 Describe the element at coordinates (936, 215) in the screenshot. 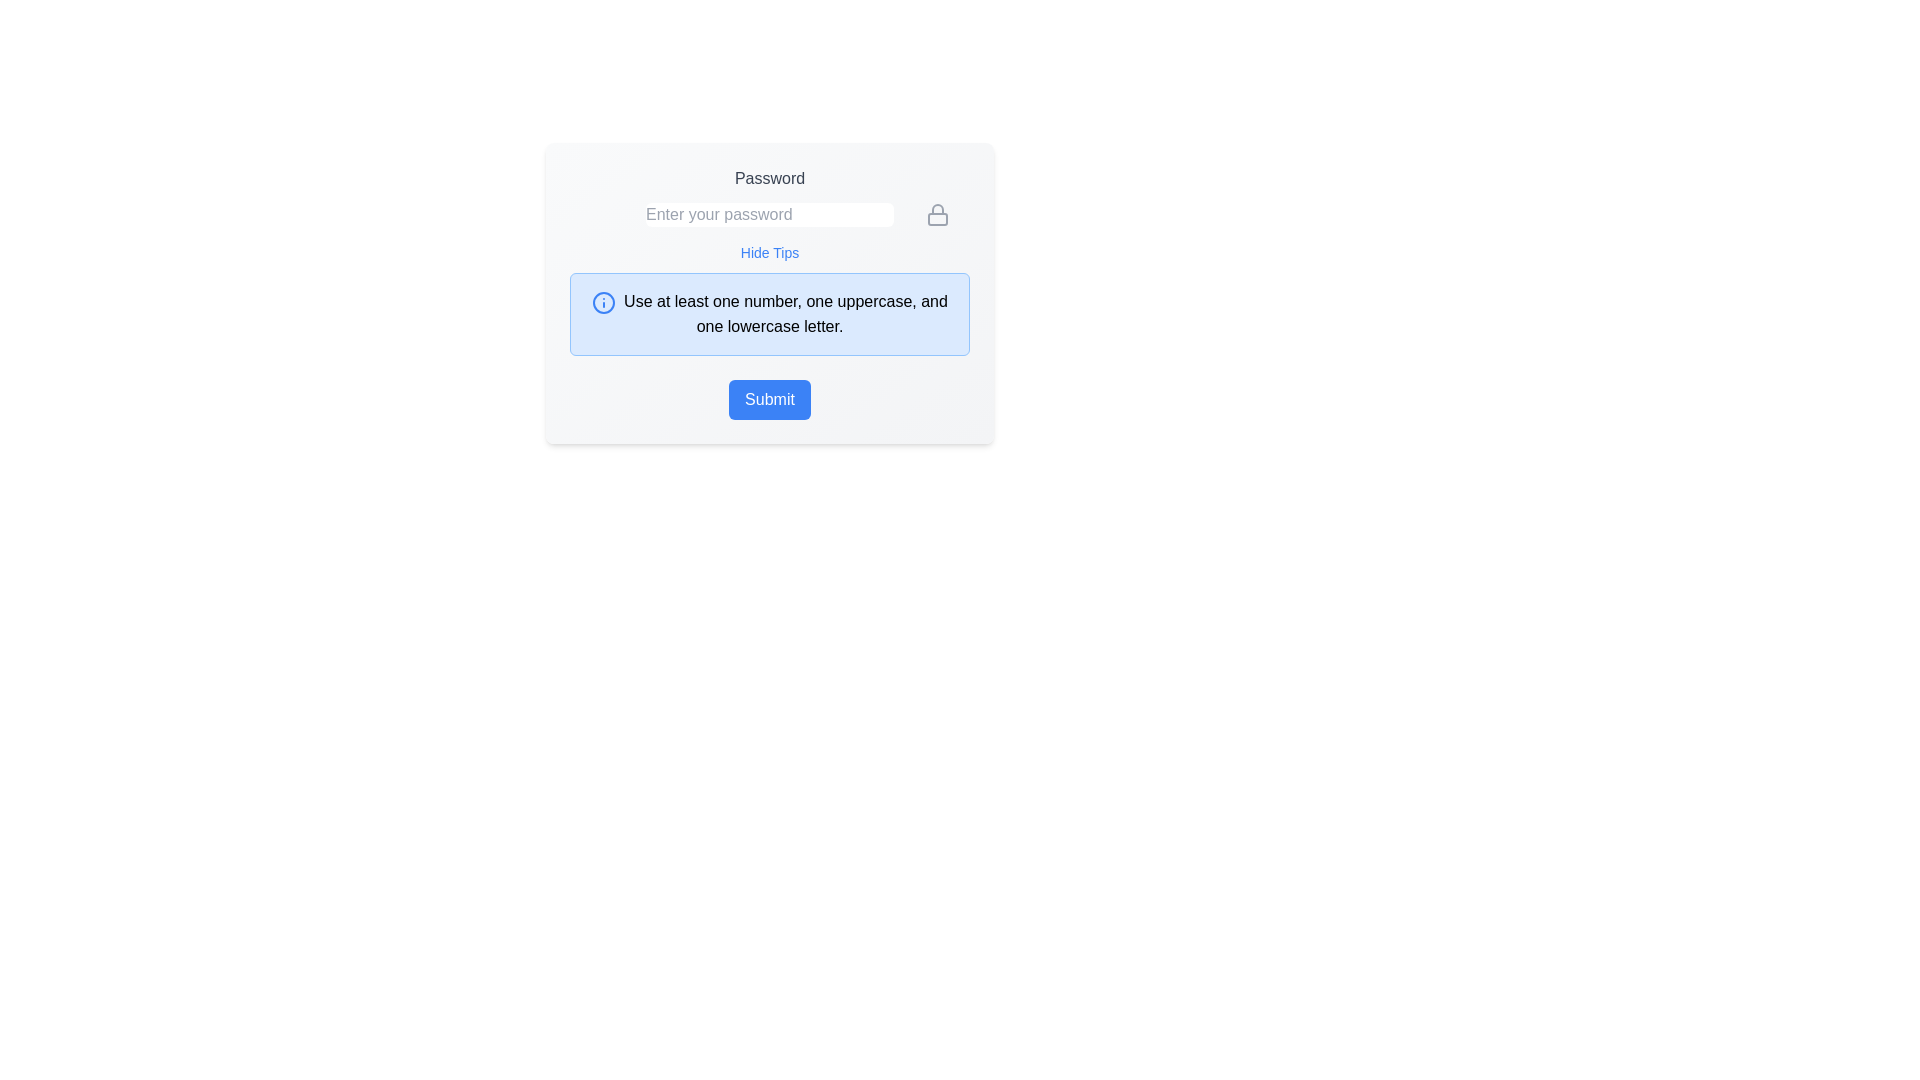

I see `the lock icon, which represents security and is located at the extreme right end of the password input field` at that location.